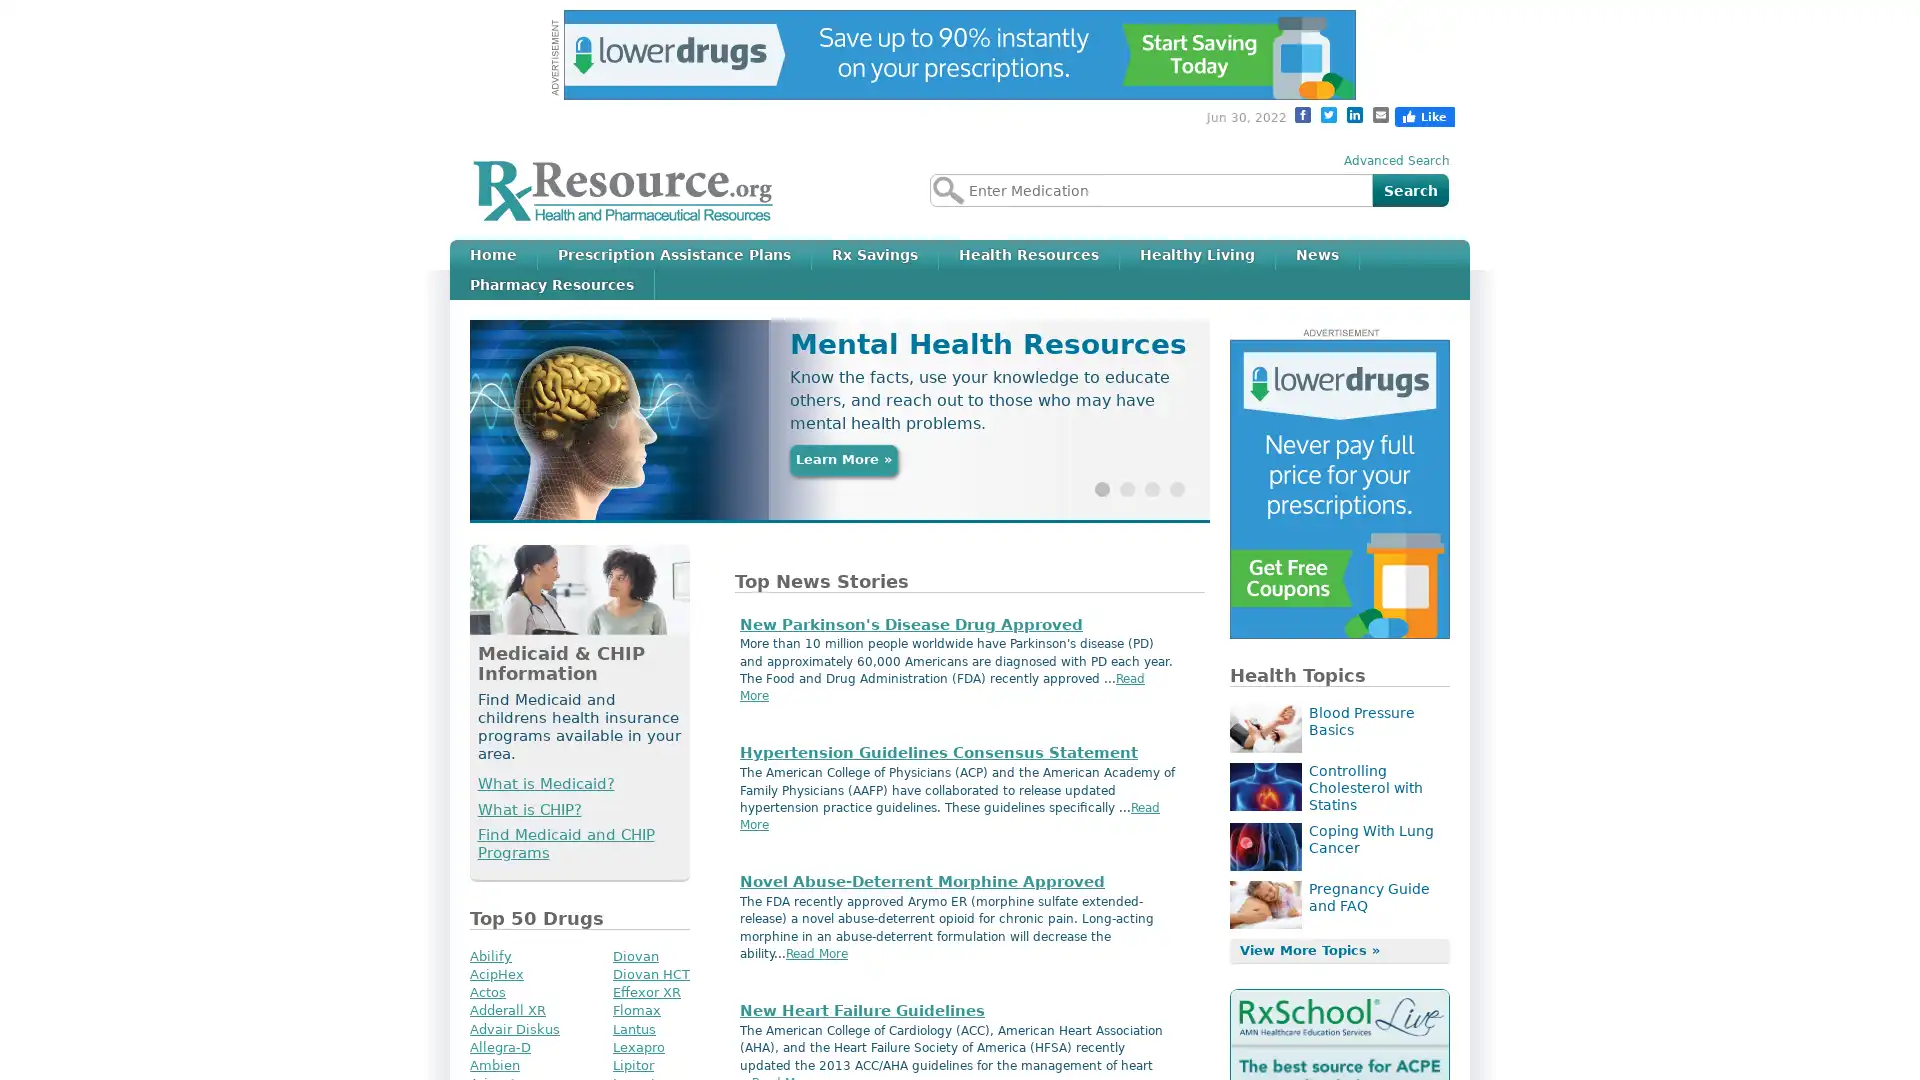 Image resolution: width=1920 pixels, height=1080 pixels. I want to click on Search, so click(1410, 190).